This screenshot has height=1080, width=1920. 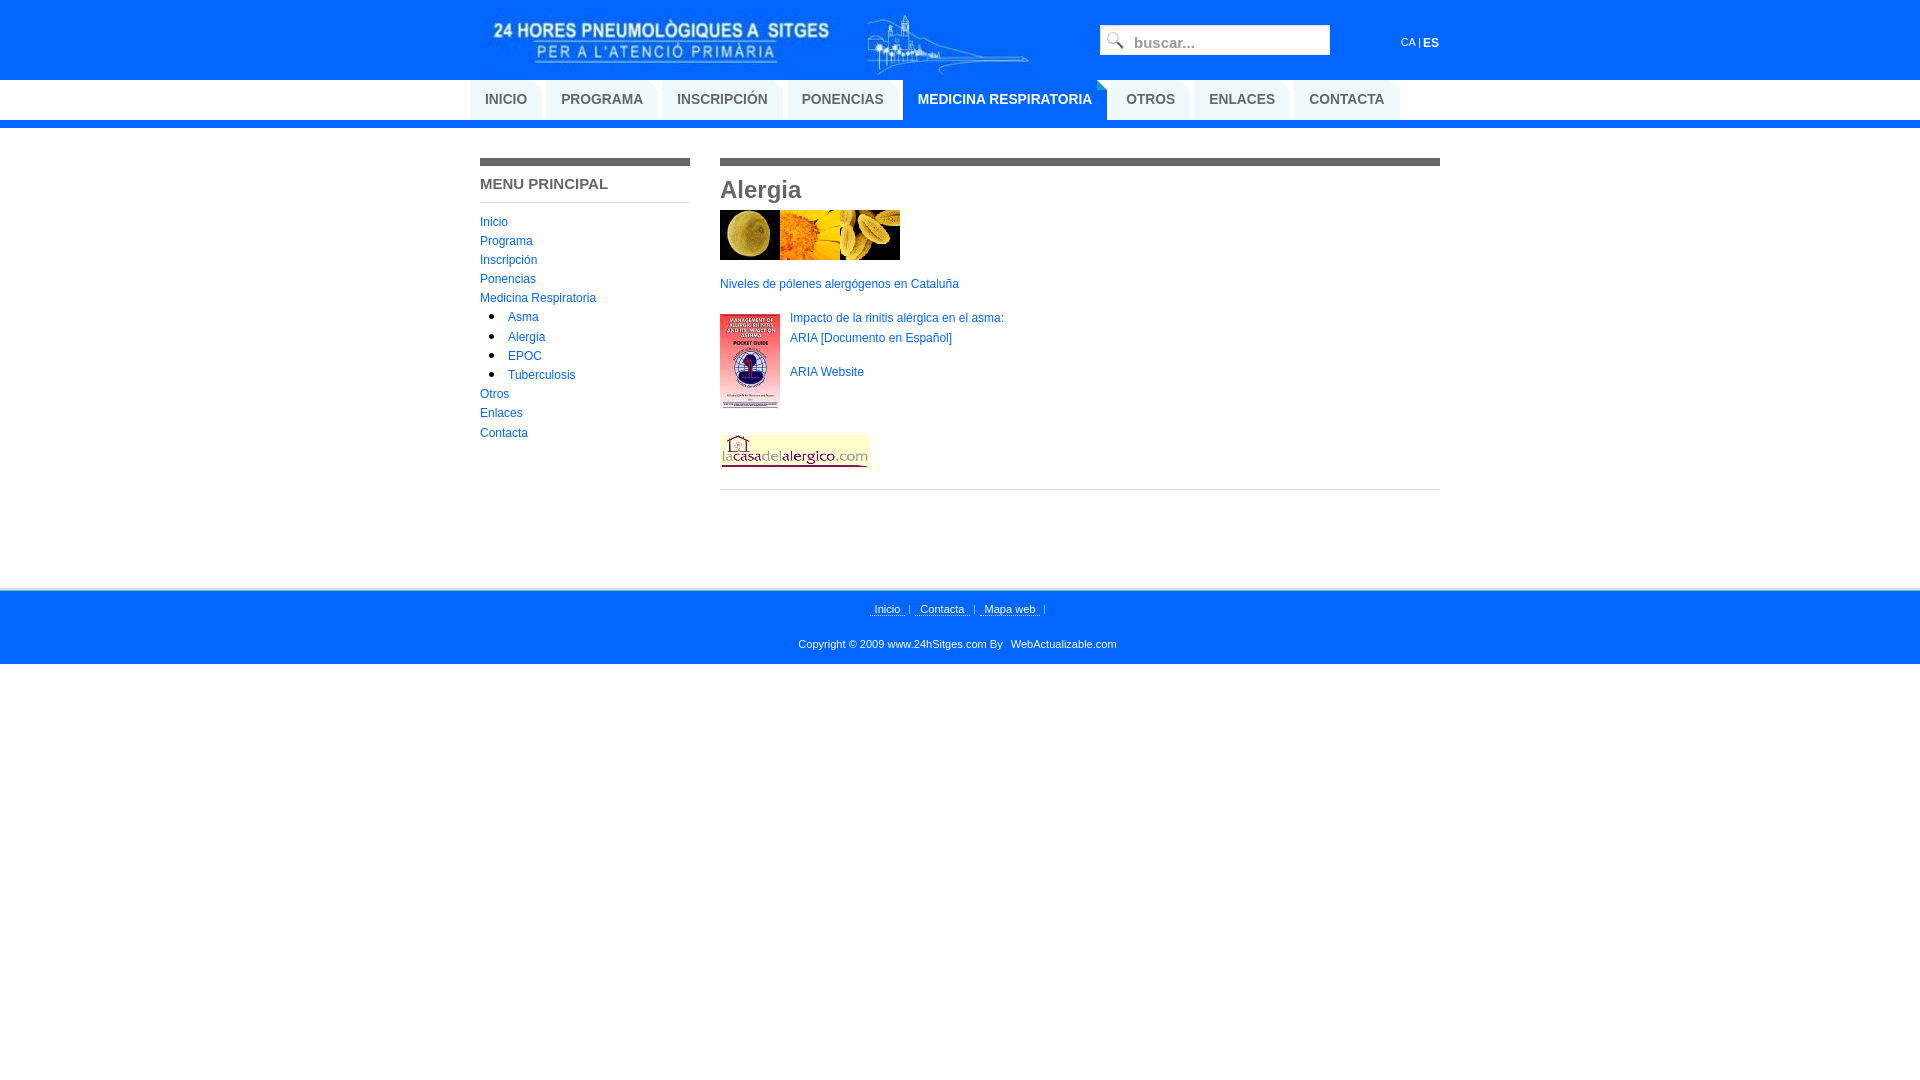 I want to click on 'ENLACES', so click(x=1241, y=100).